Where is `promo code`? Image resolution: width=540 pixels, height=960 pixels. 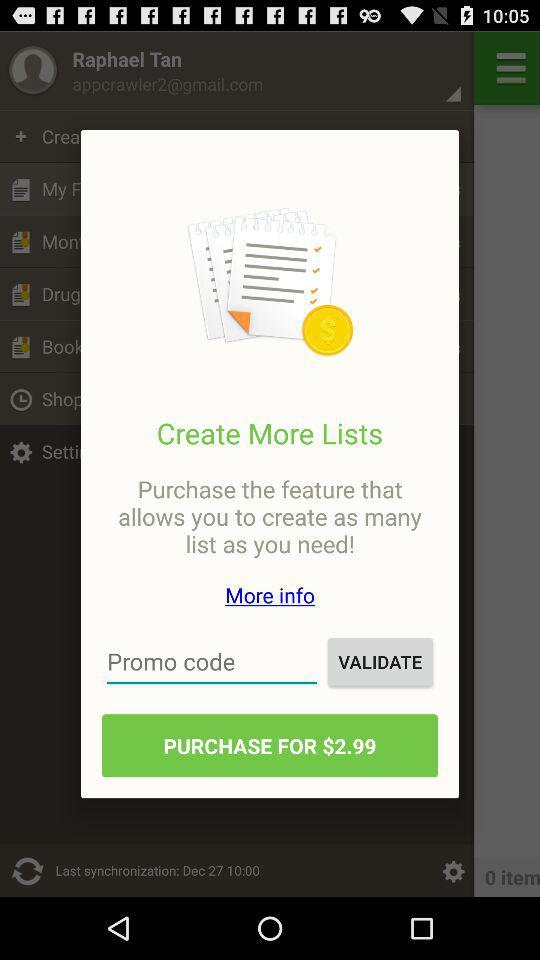 promo code is located at coordinates (211, 661).